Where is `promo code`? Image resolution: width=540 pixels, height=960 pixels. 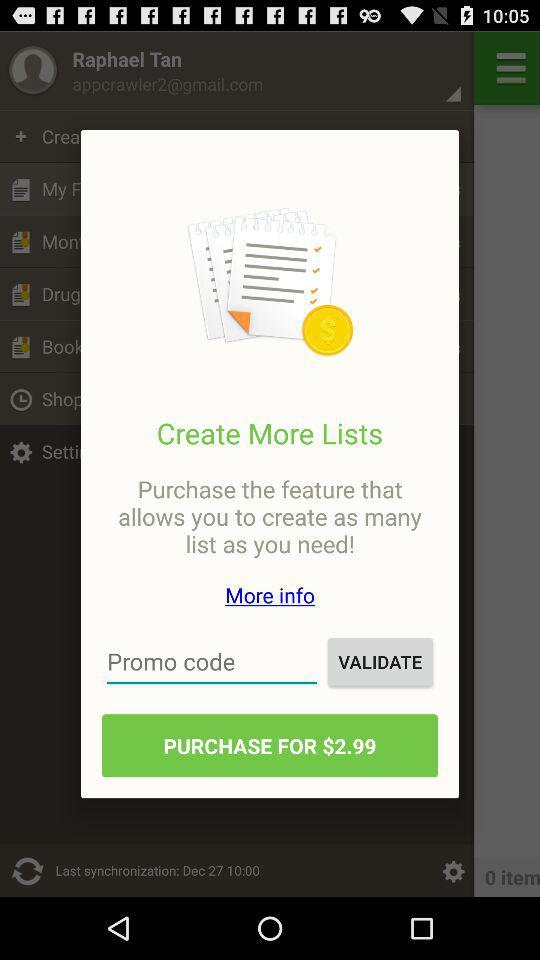 promo code is located at coordinates (211, 661).